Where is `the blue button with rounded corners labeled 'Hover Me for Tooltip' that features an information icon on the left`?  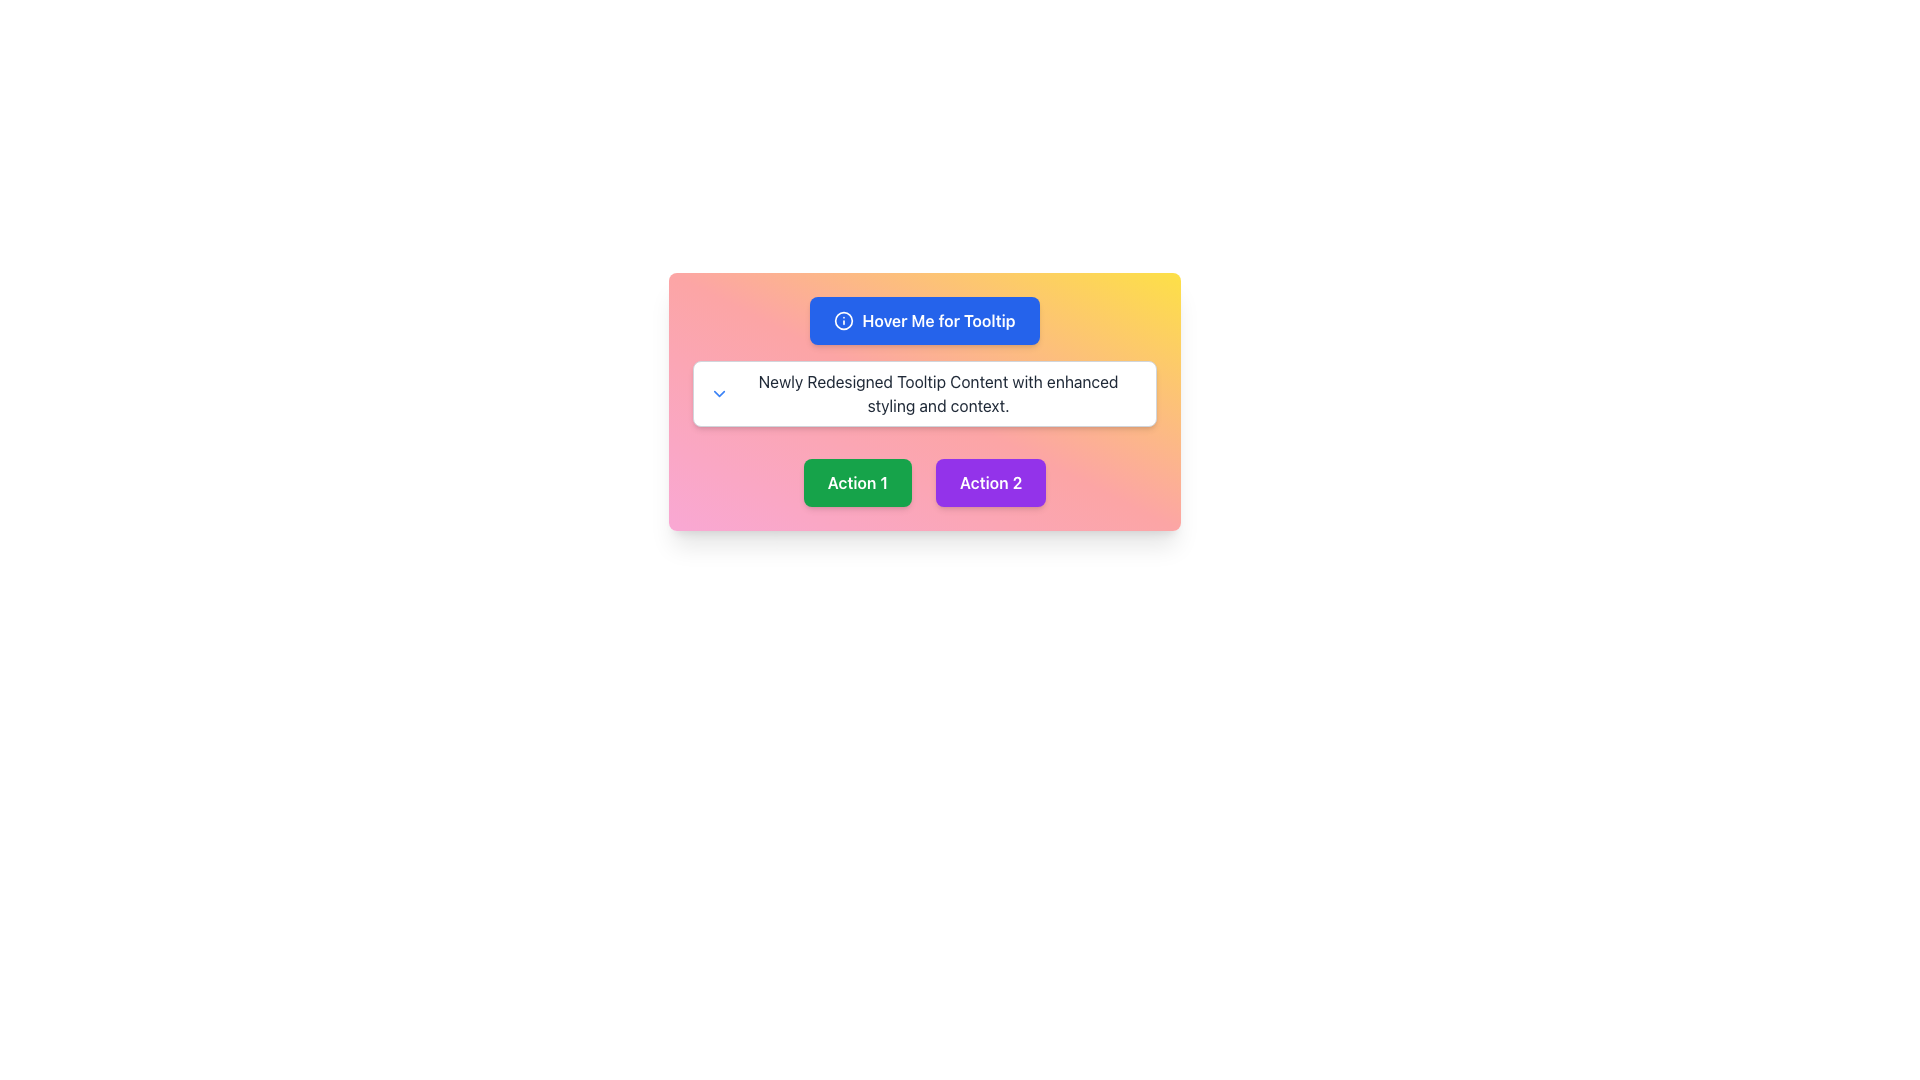 the blue button with rounded corners labeled 'Hover Me for Tooltip' that features an information icon on the left is located at coordinates (924, 319).